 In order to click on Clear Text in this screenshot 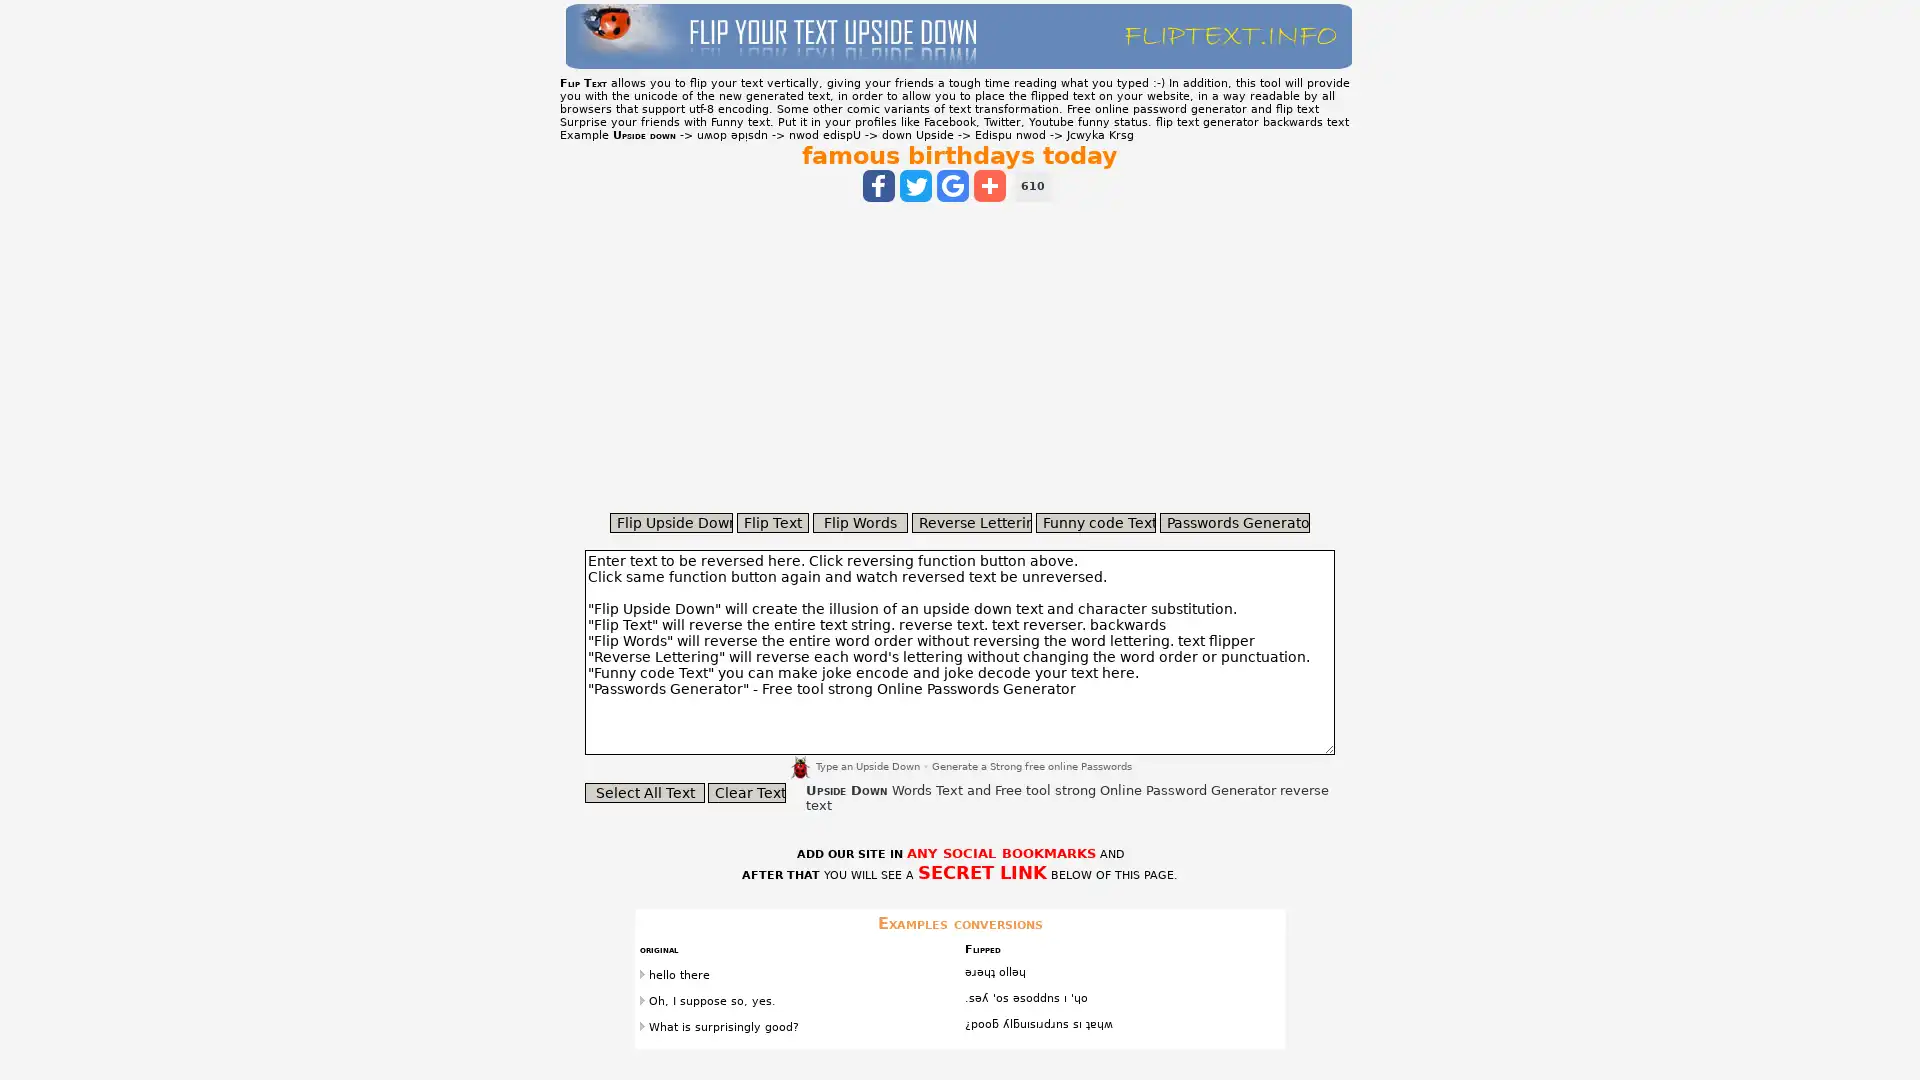, I will do `click(746, 792)`.